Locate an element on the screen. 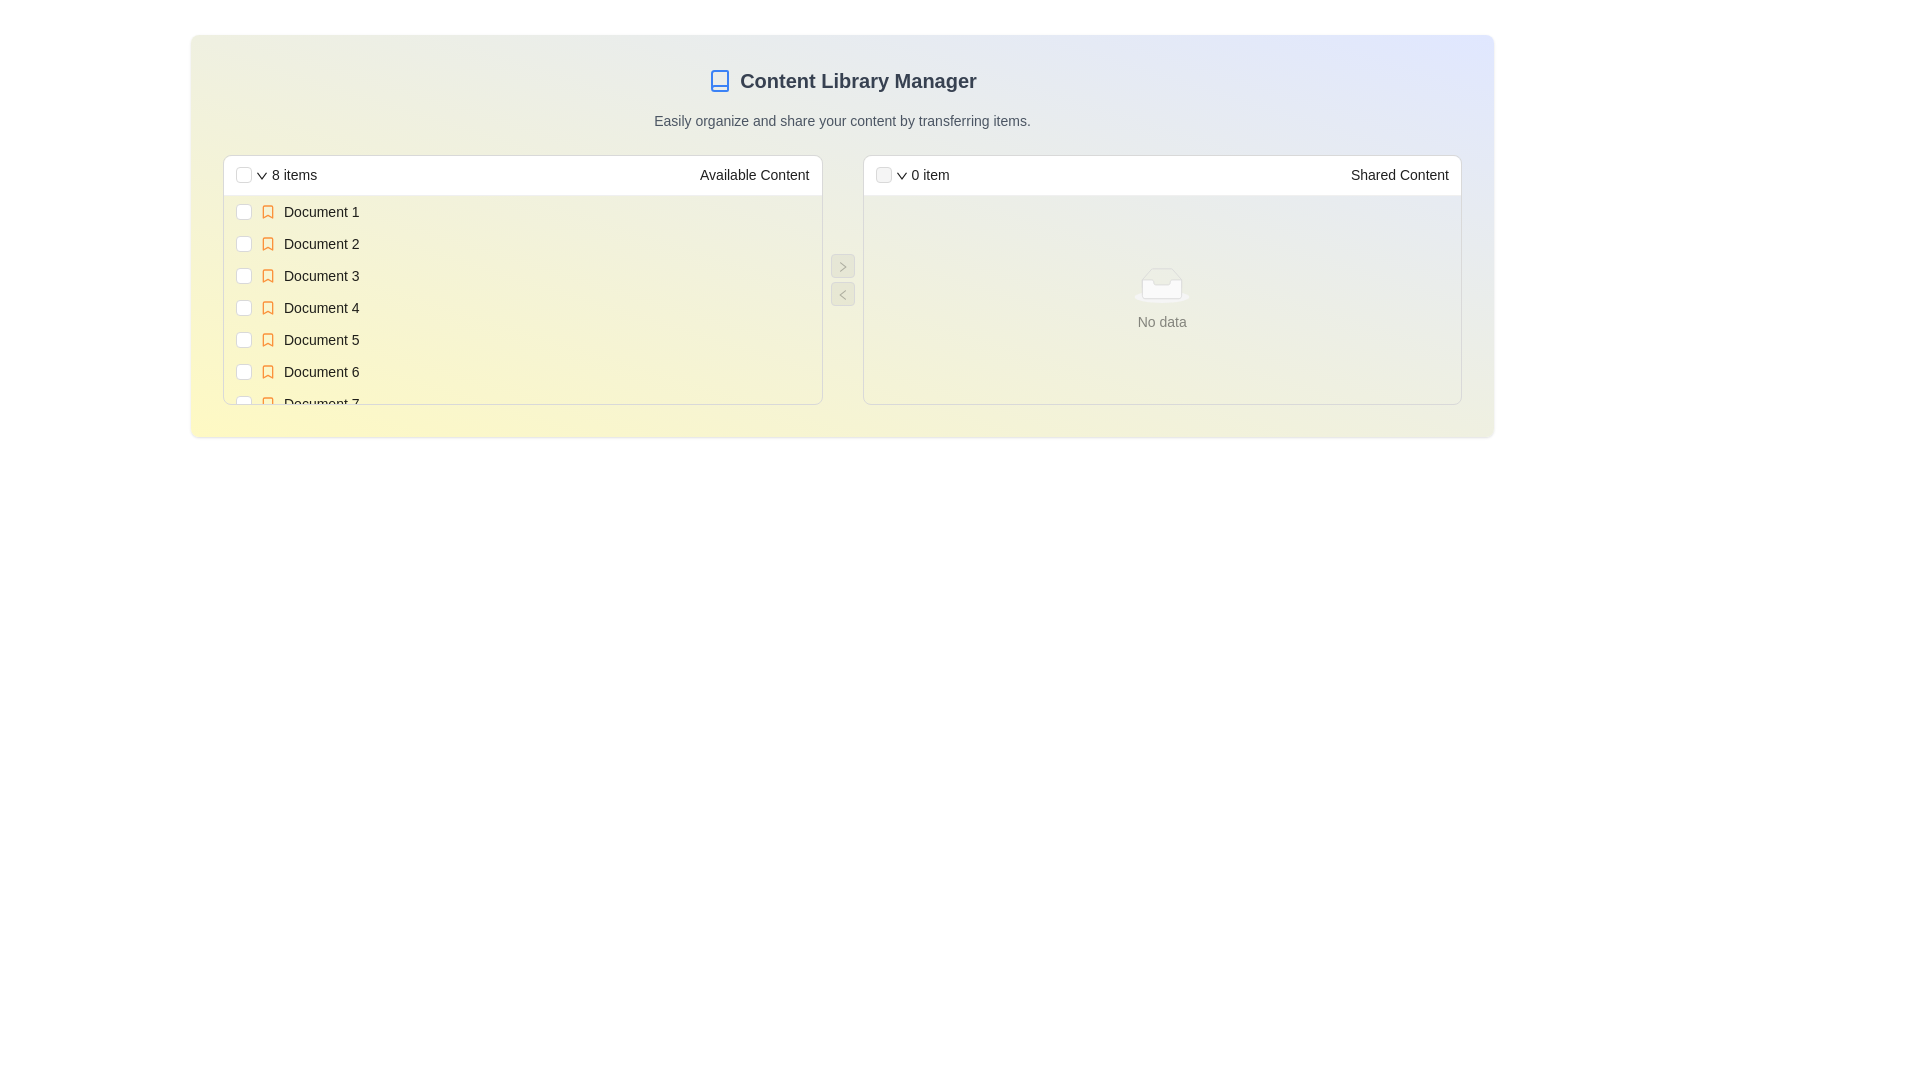 The width and height of the screenshot is (1920, 1080). the checkbox located next to the label text 'Document 2' is located at coordinates (243, 242).